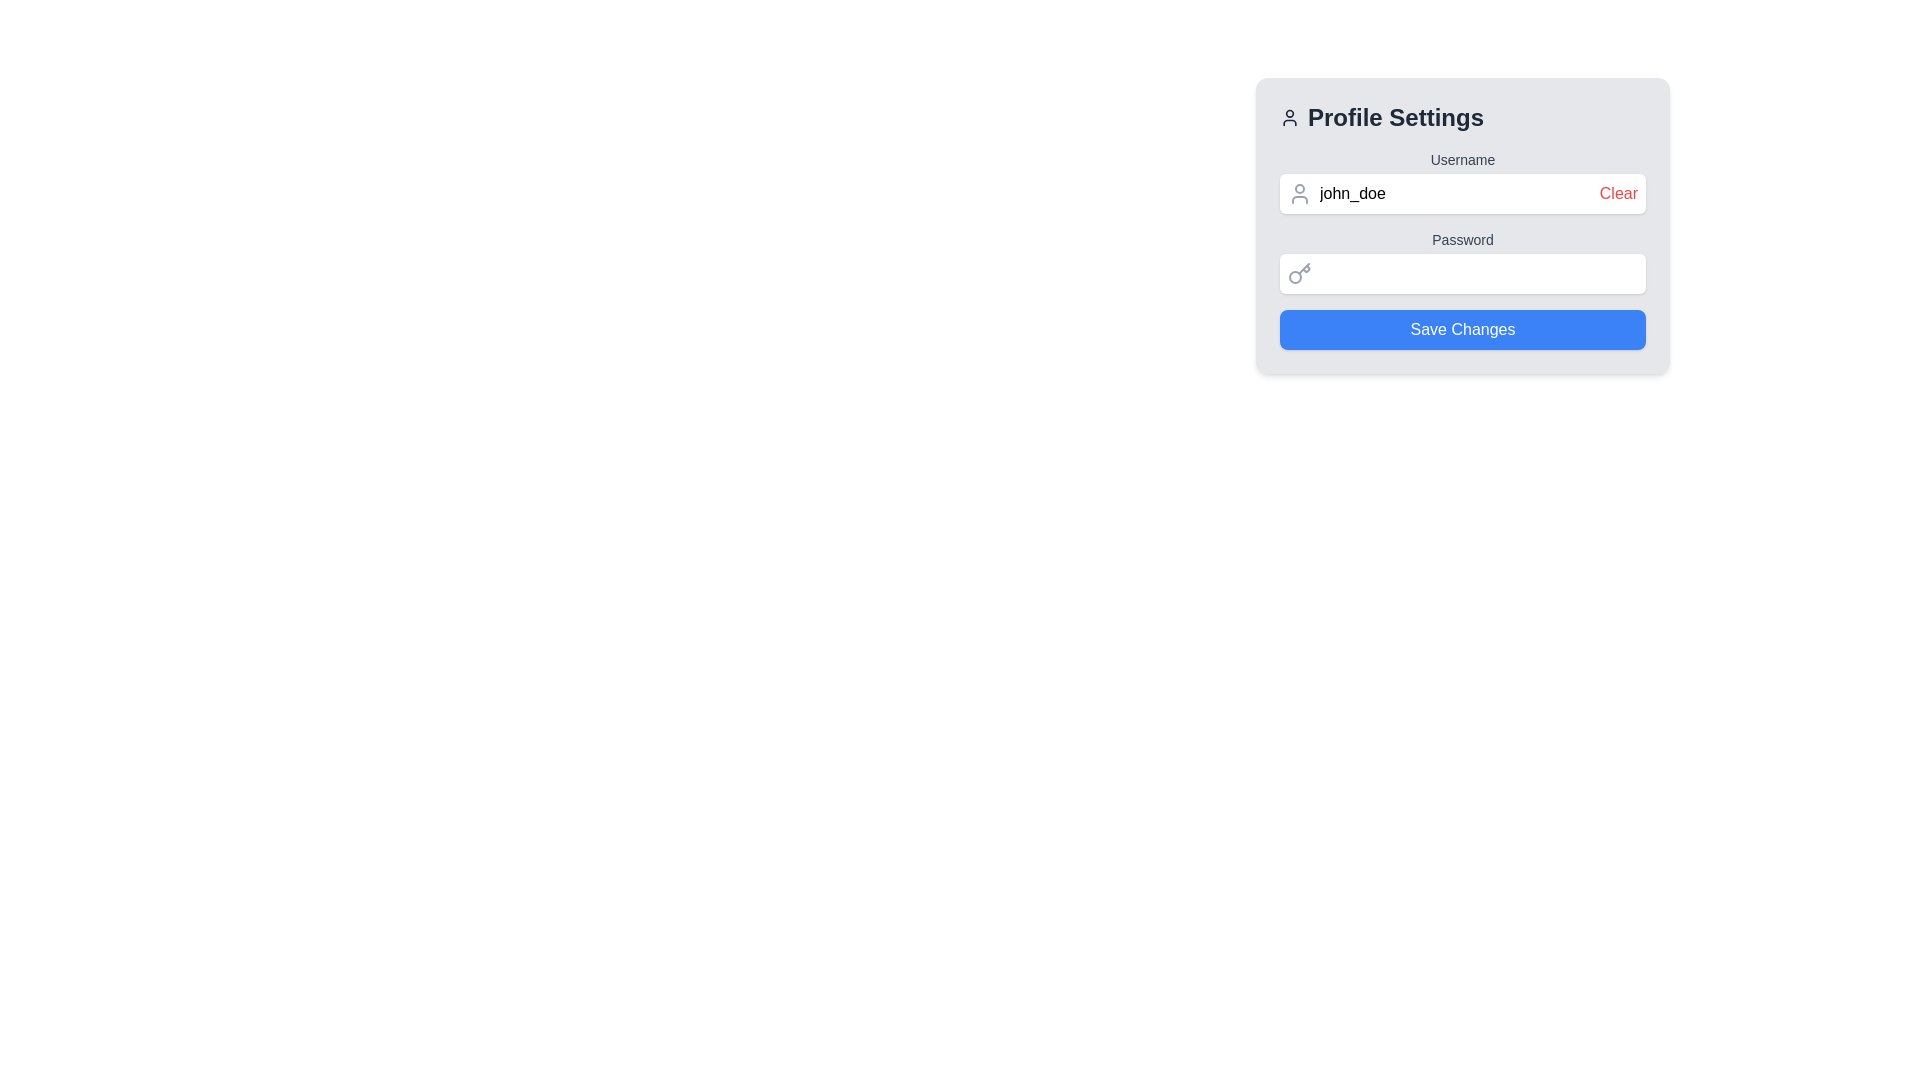 The height and width of the screenshot is (1080, 1920). I want to click on the clear button located to the right of the 'Username' input field, so click(1618, 193).